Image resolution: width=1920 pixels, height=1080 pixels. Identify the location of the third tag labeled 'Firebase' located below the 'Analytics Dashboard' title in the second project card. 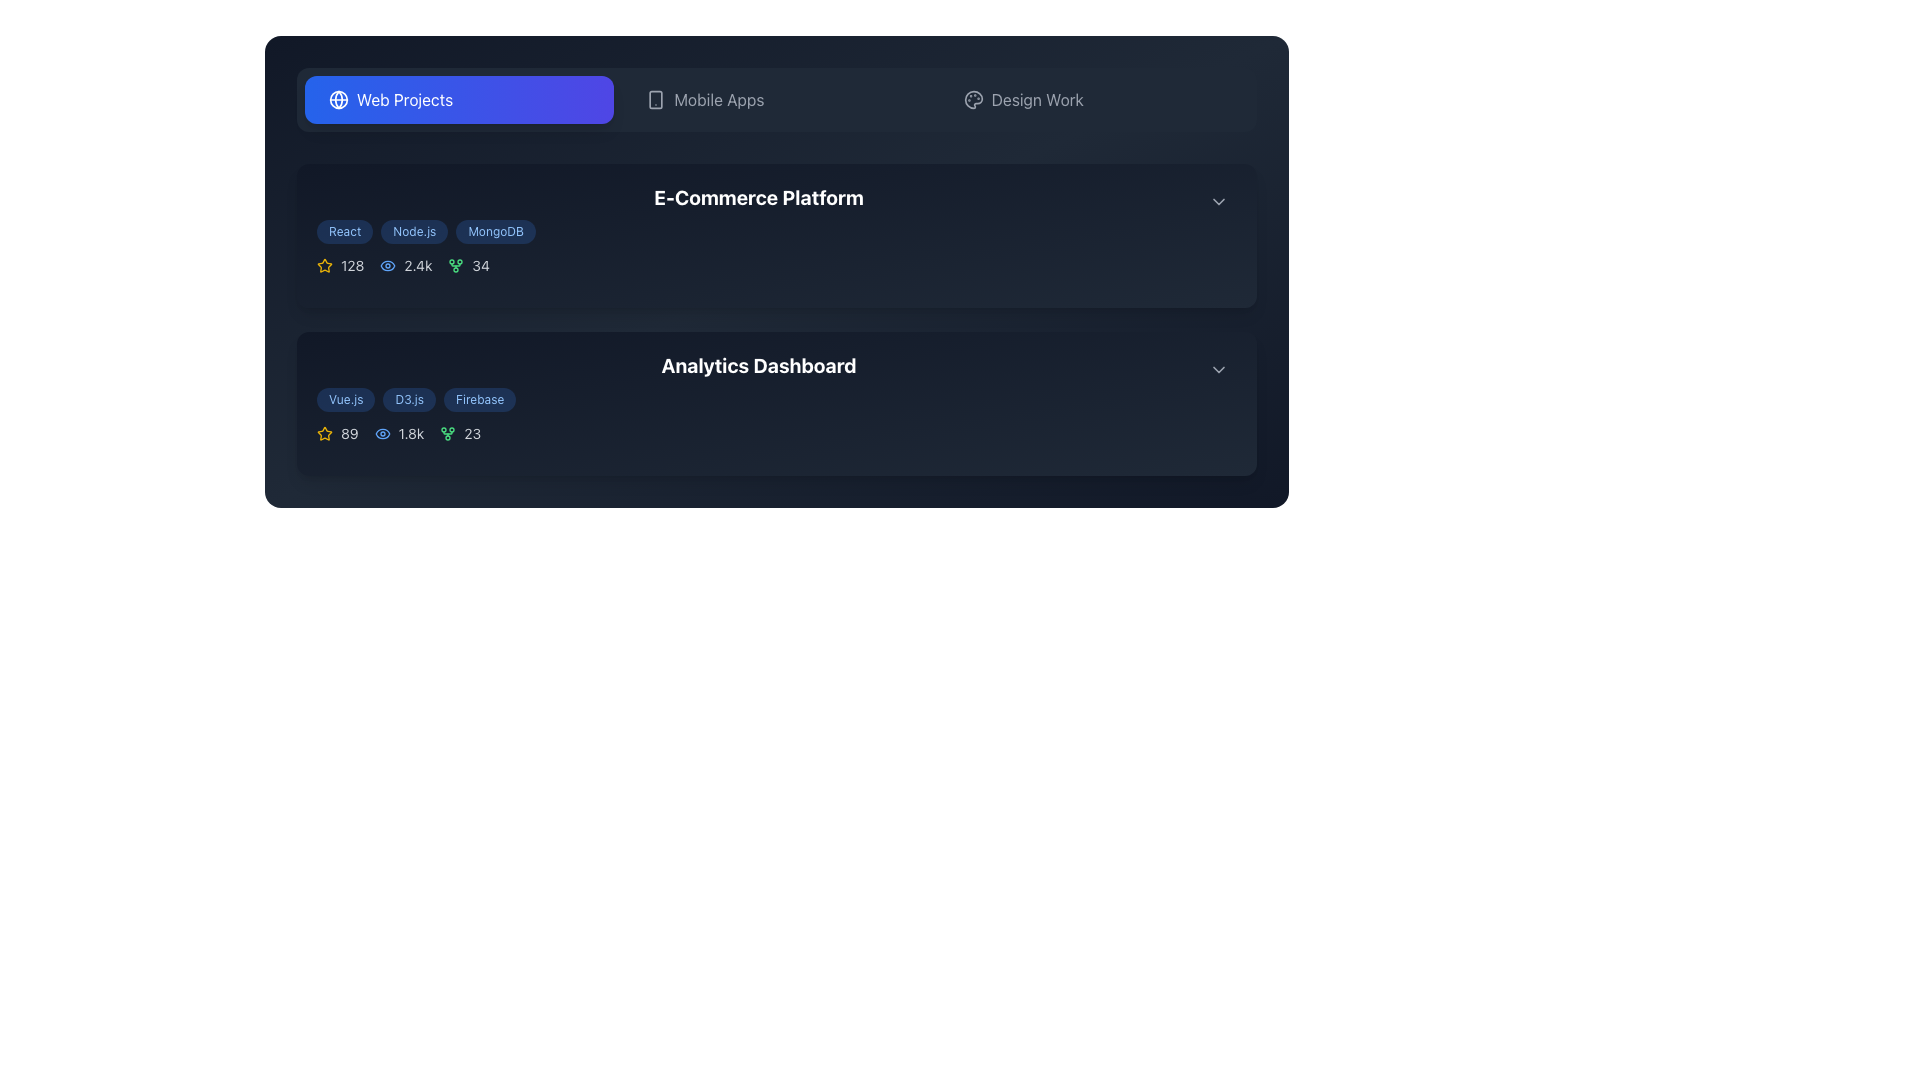
(480, 400).